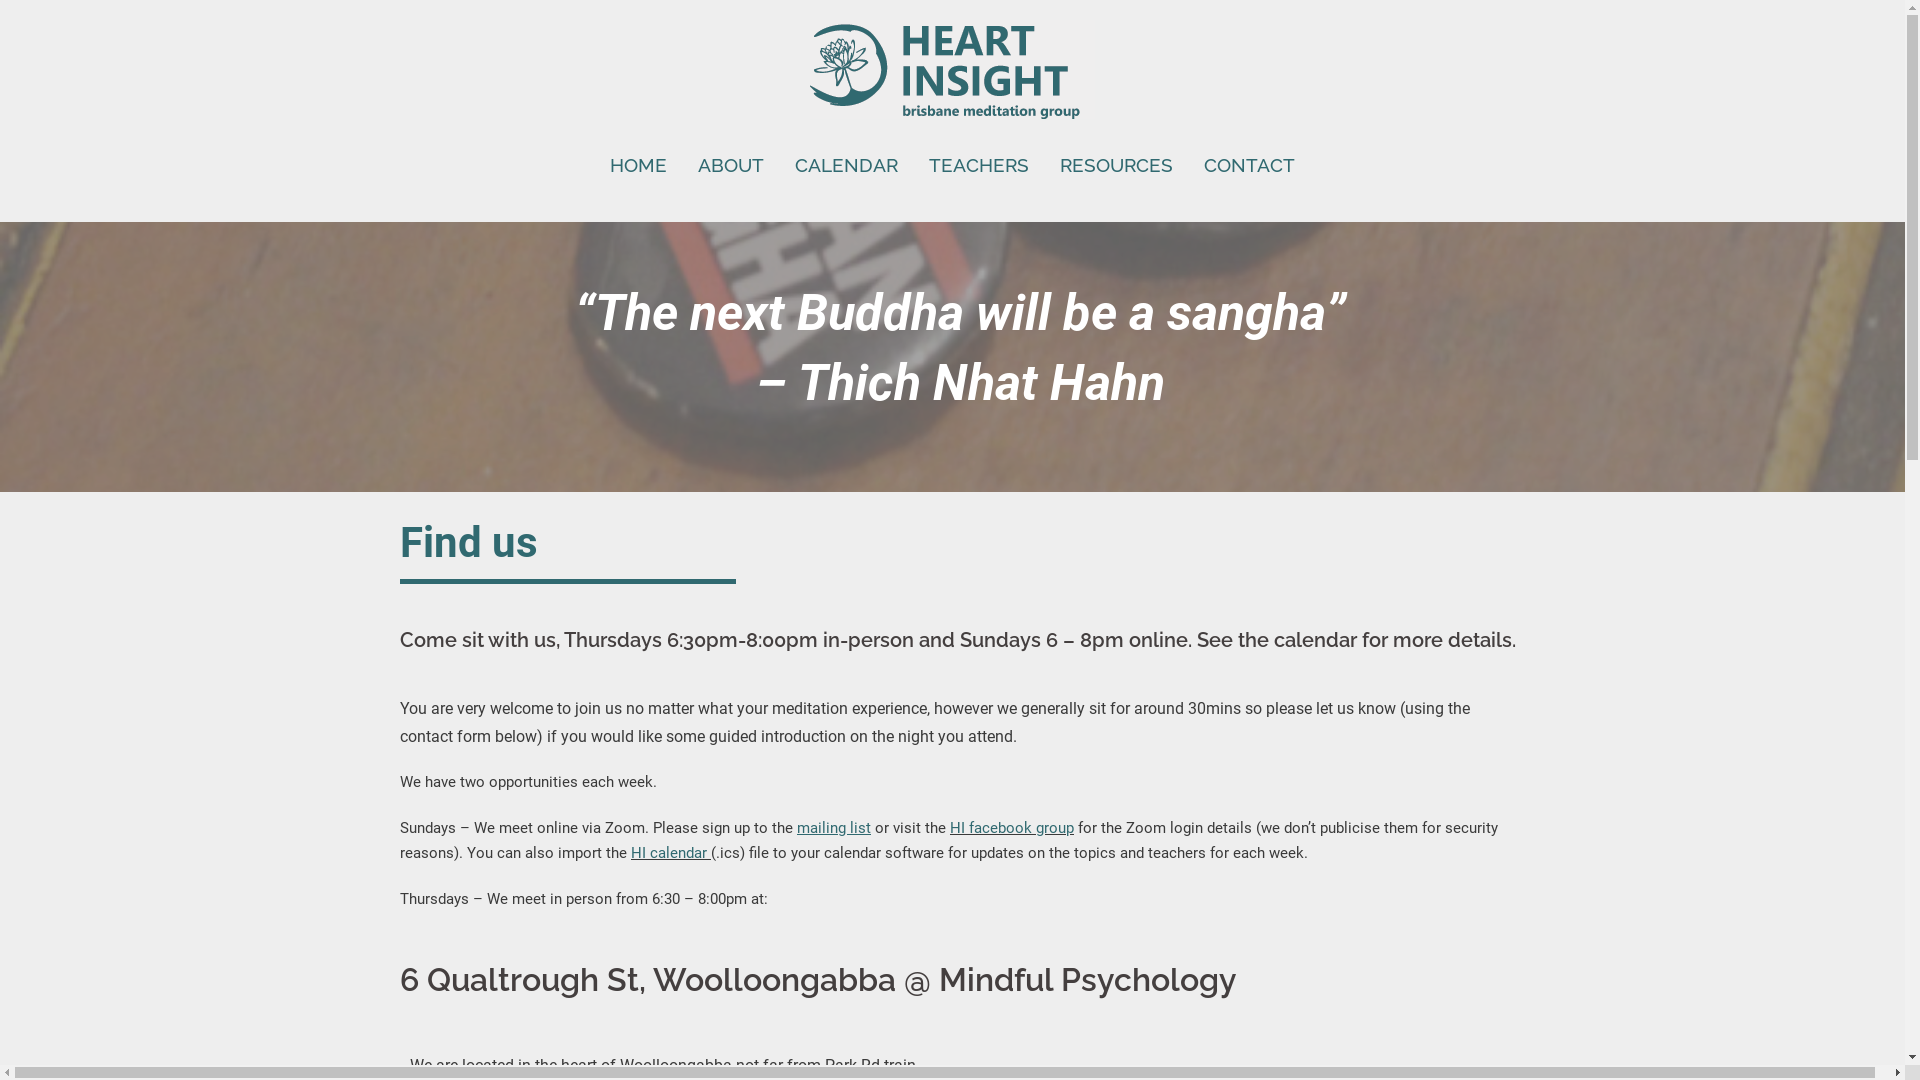  I want to click on 'CALENDAR', so click(846, 164).